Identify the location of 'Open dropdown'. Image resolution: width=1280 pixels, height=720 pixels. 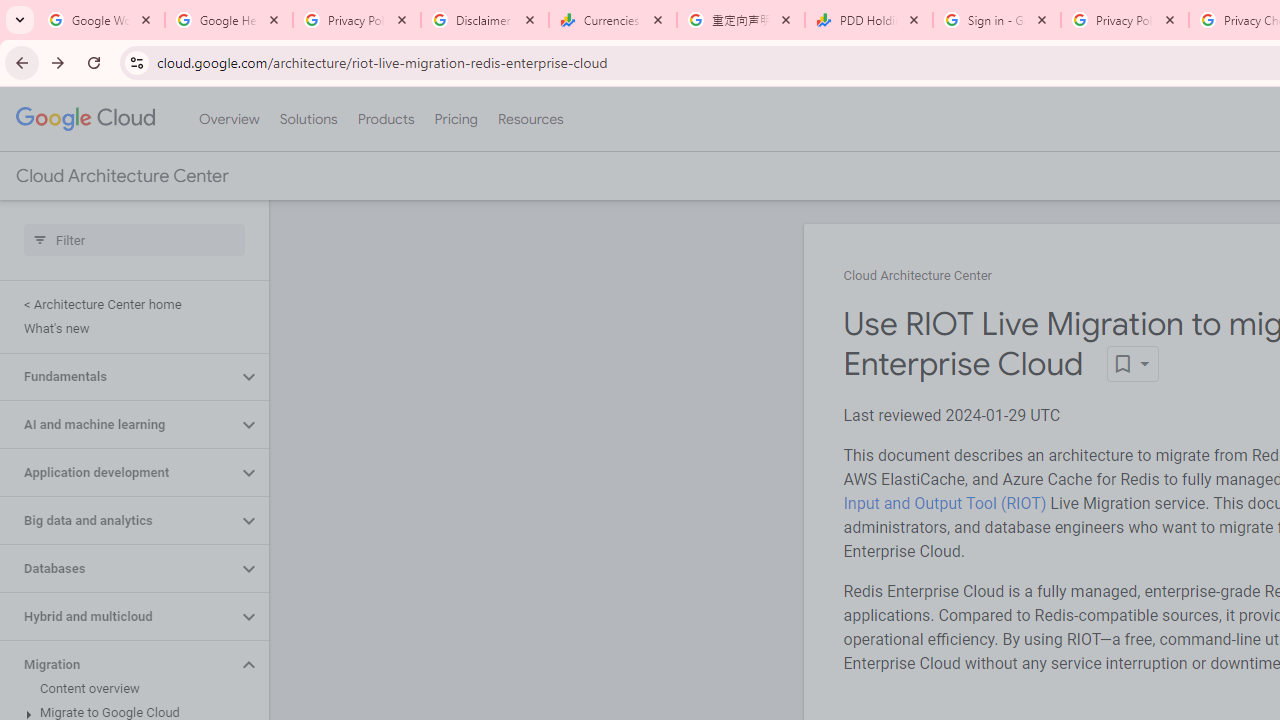
(1132, 364).